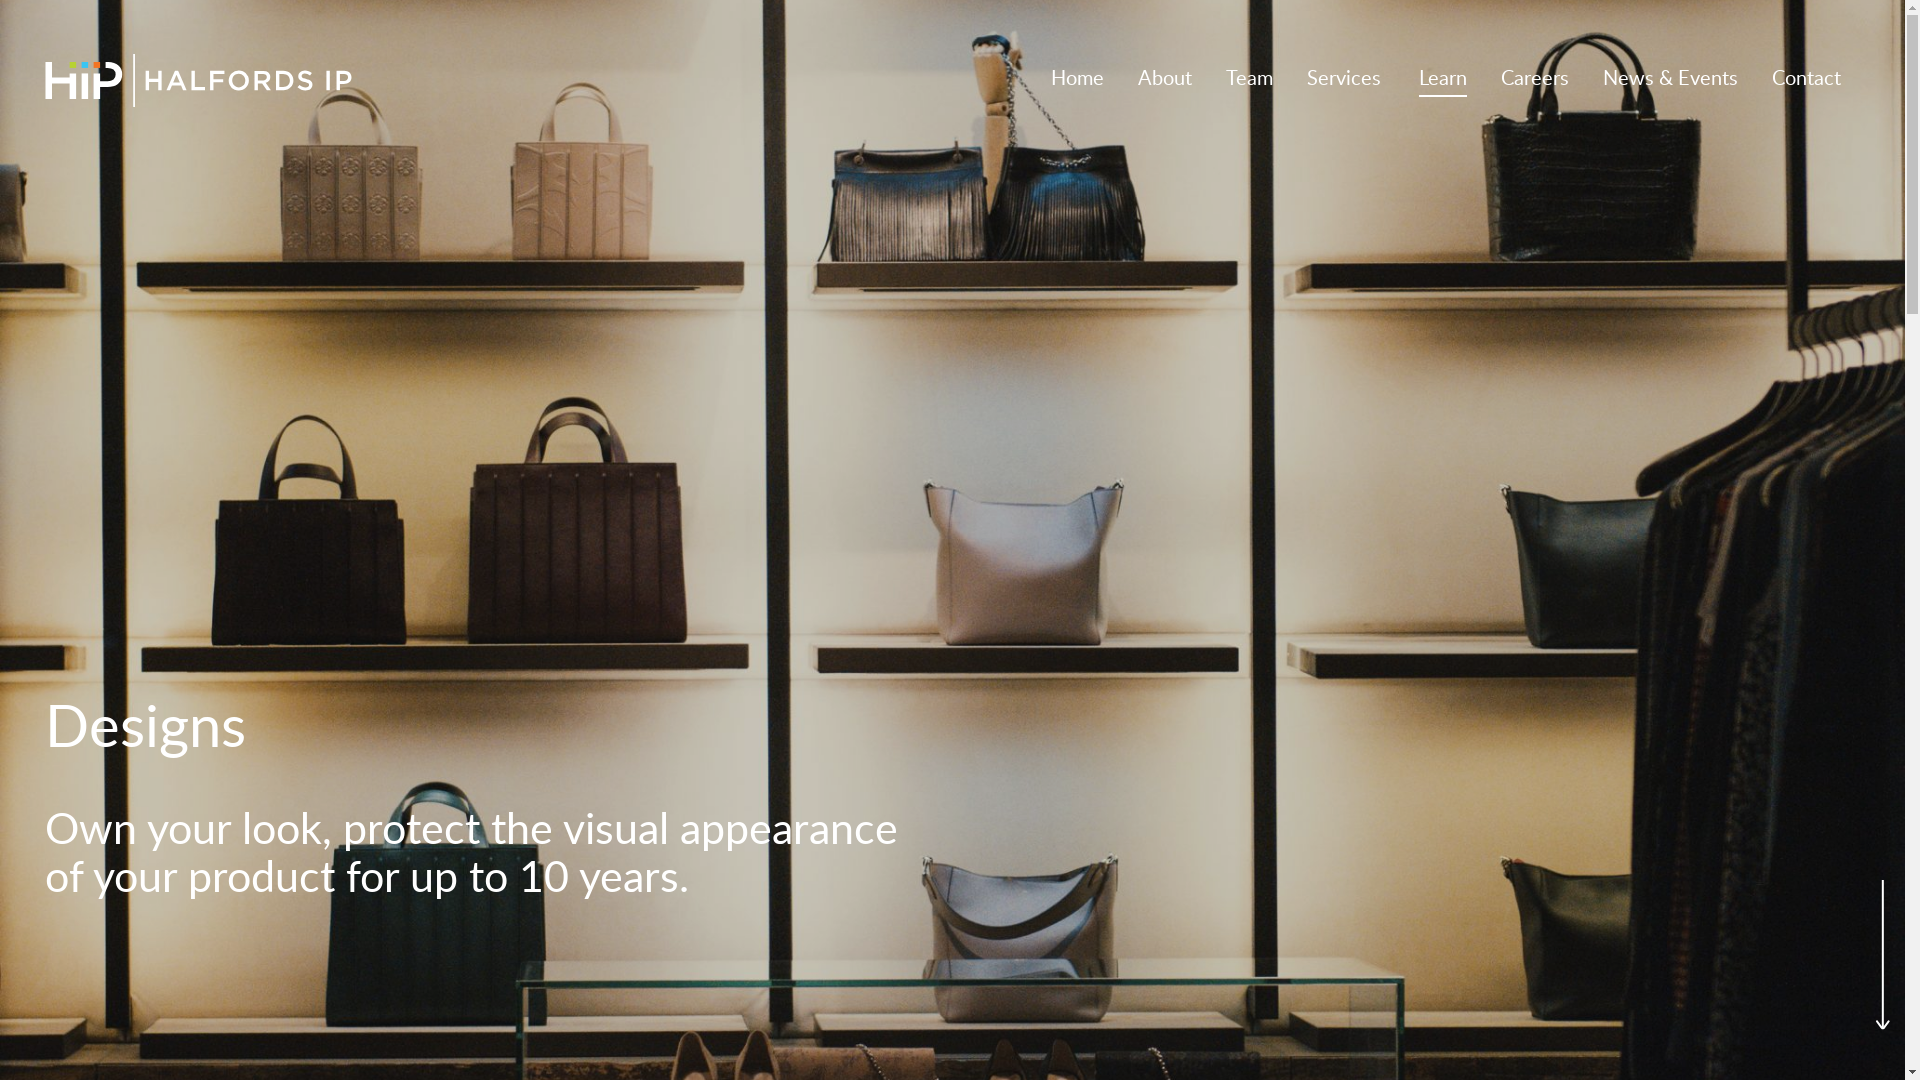 The height and width of the screenshot is (1080, 1920). What do you see at coordinates (1534, 79) in the screenshot?
I see `'Careers'` at bounding box center [1534, 79].